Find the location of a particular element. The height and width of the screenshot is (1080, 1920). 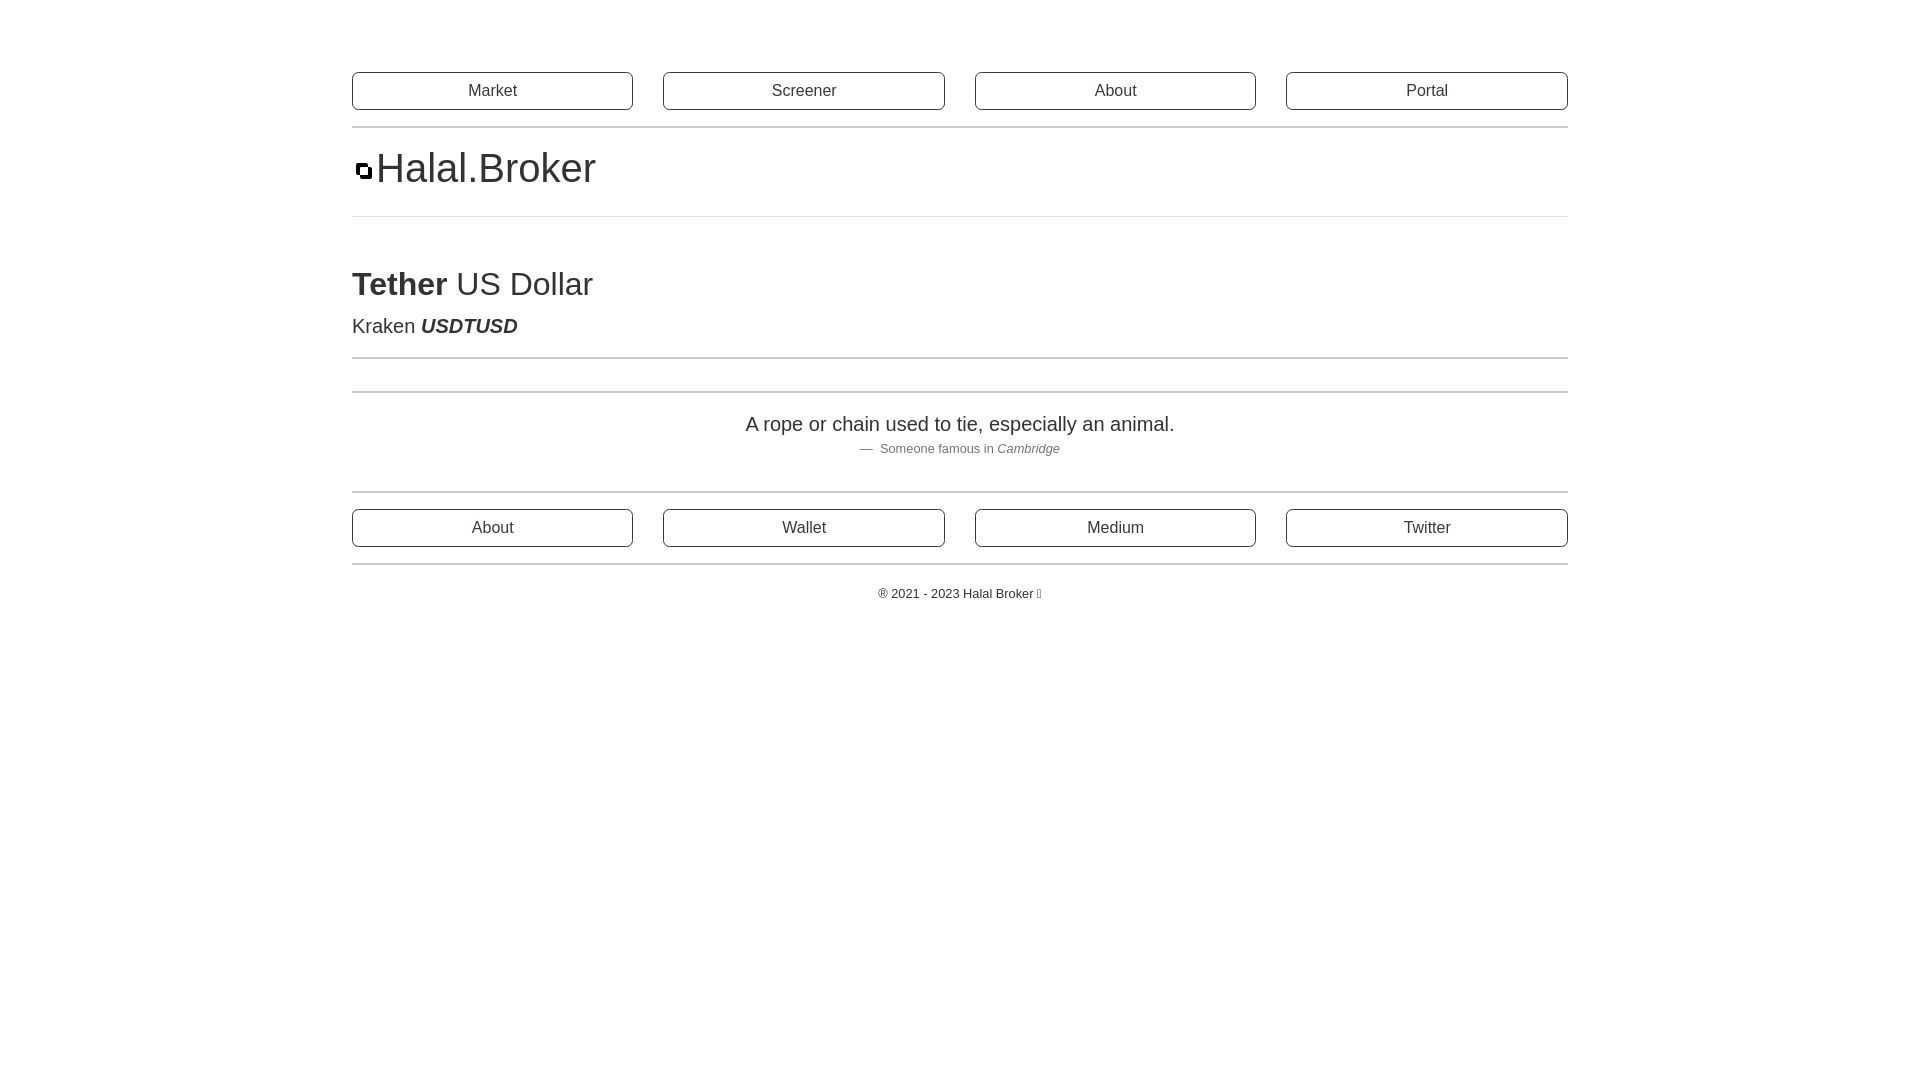

'Screener' is located at coordinates (803, 91).